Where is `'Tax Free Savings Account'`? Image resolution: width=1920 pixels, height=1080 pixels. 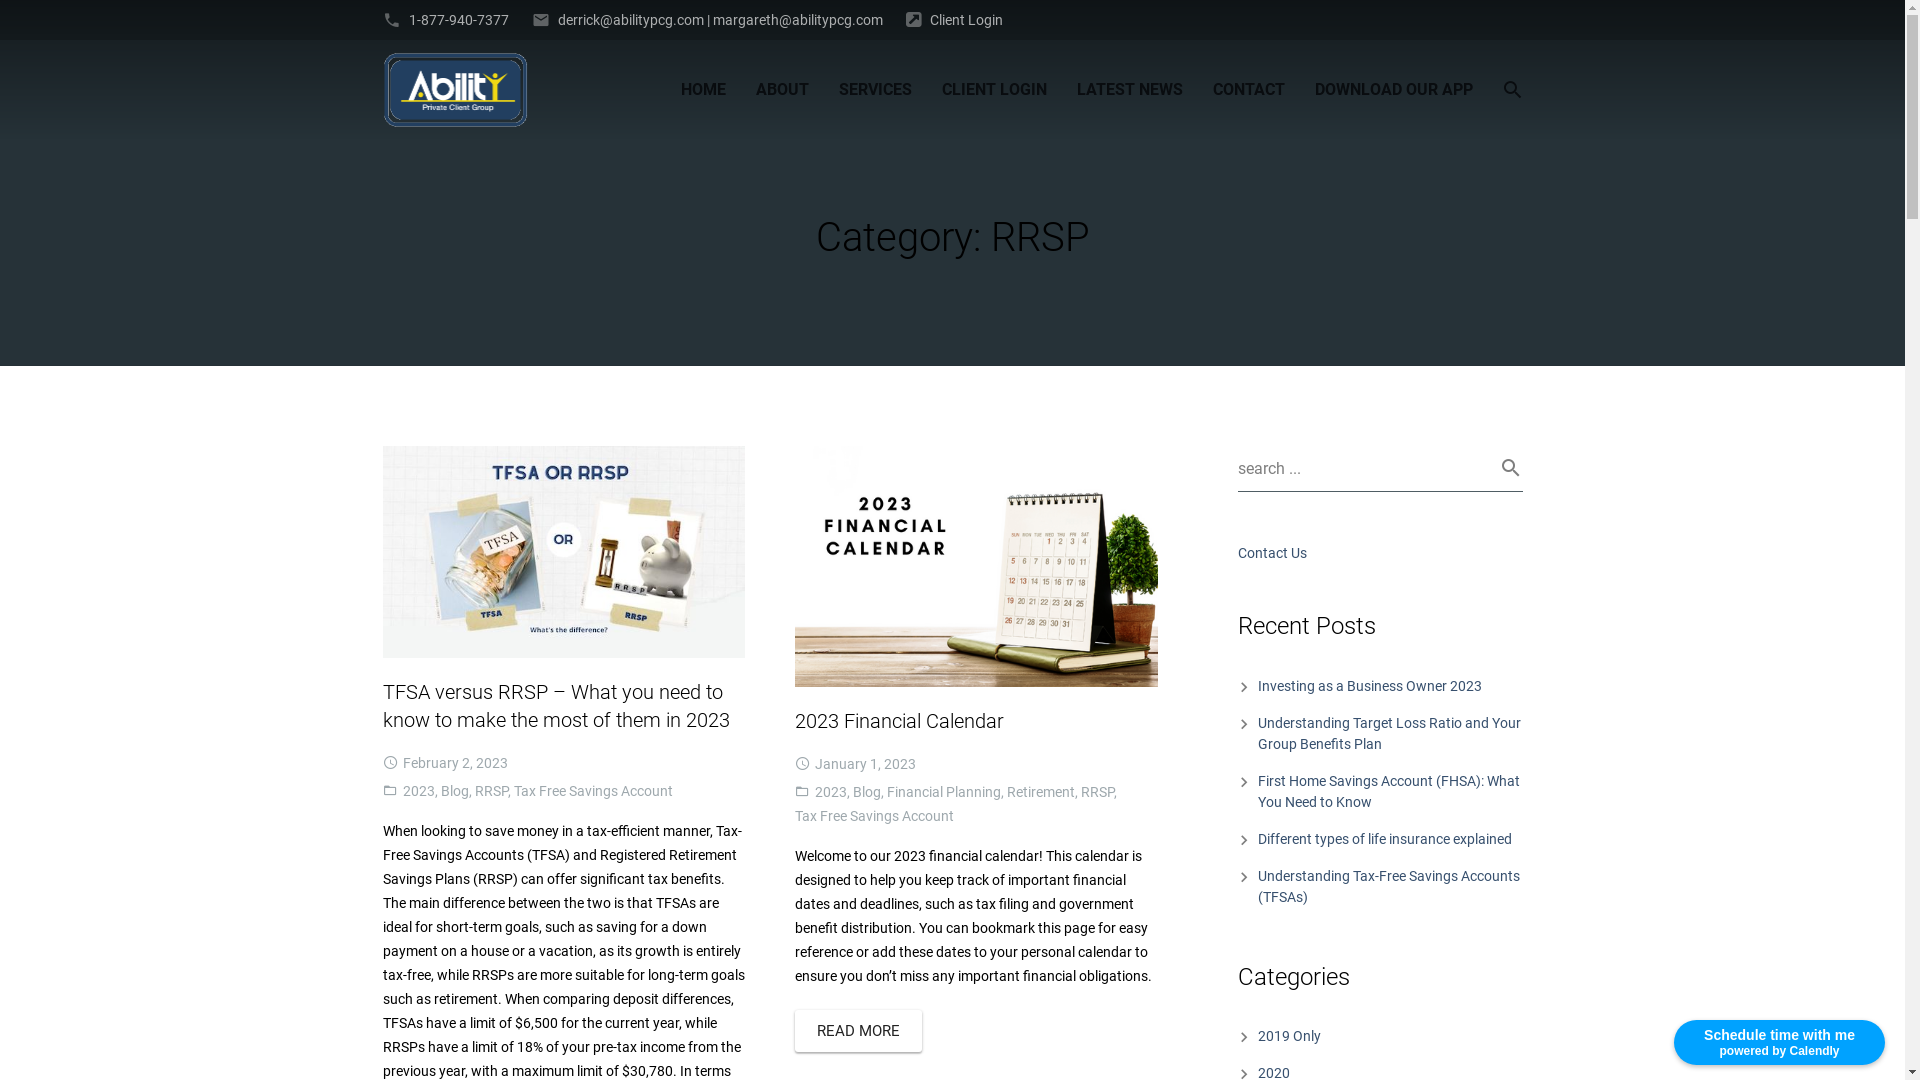
'Tax Free Savings Account' is located at coordinates (592, 789).